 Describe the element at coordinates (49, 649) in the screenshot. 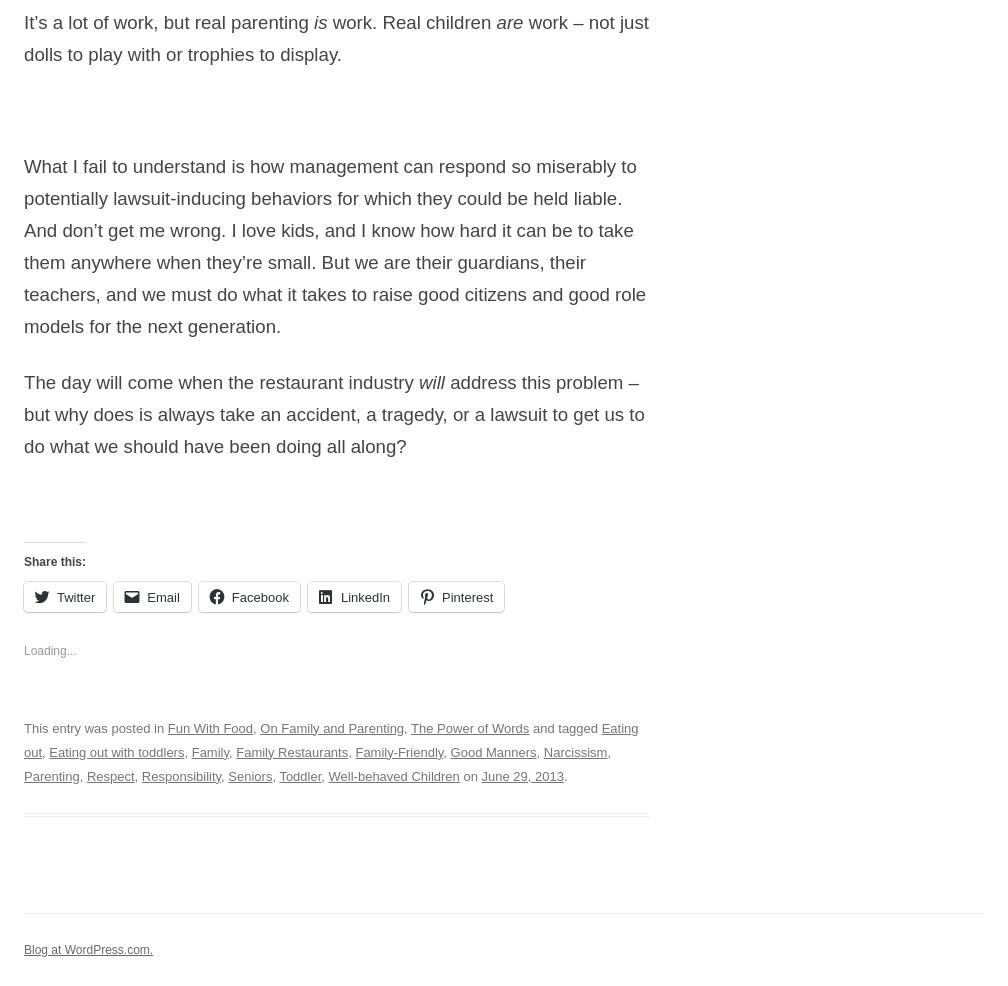

I see `'Loading...'` at that location.